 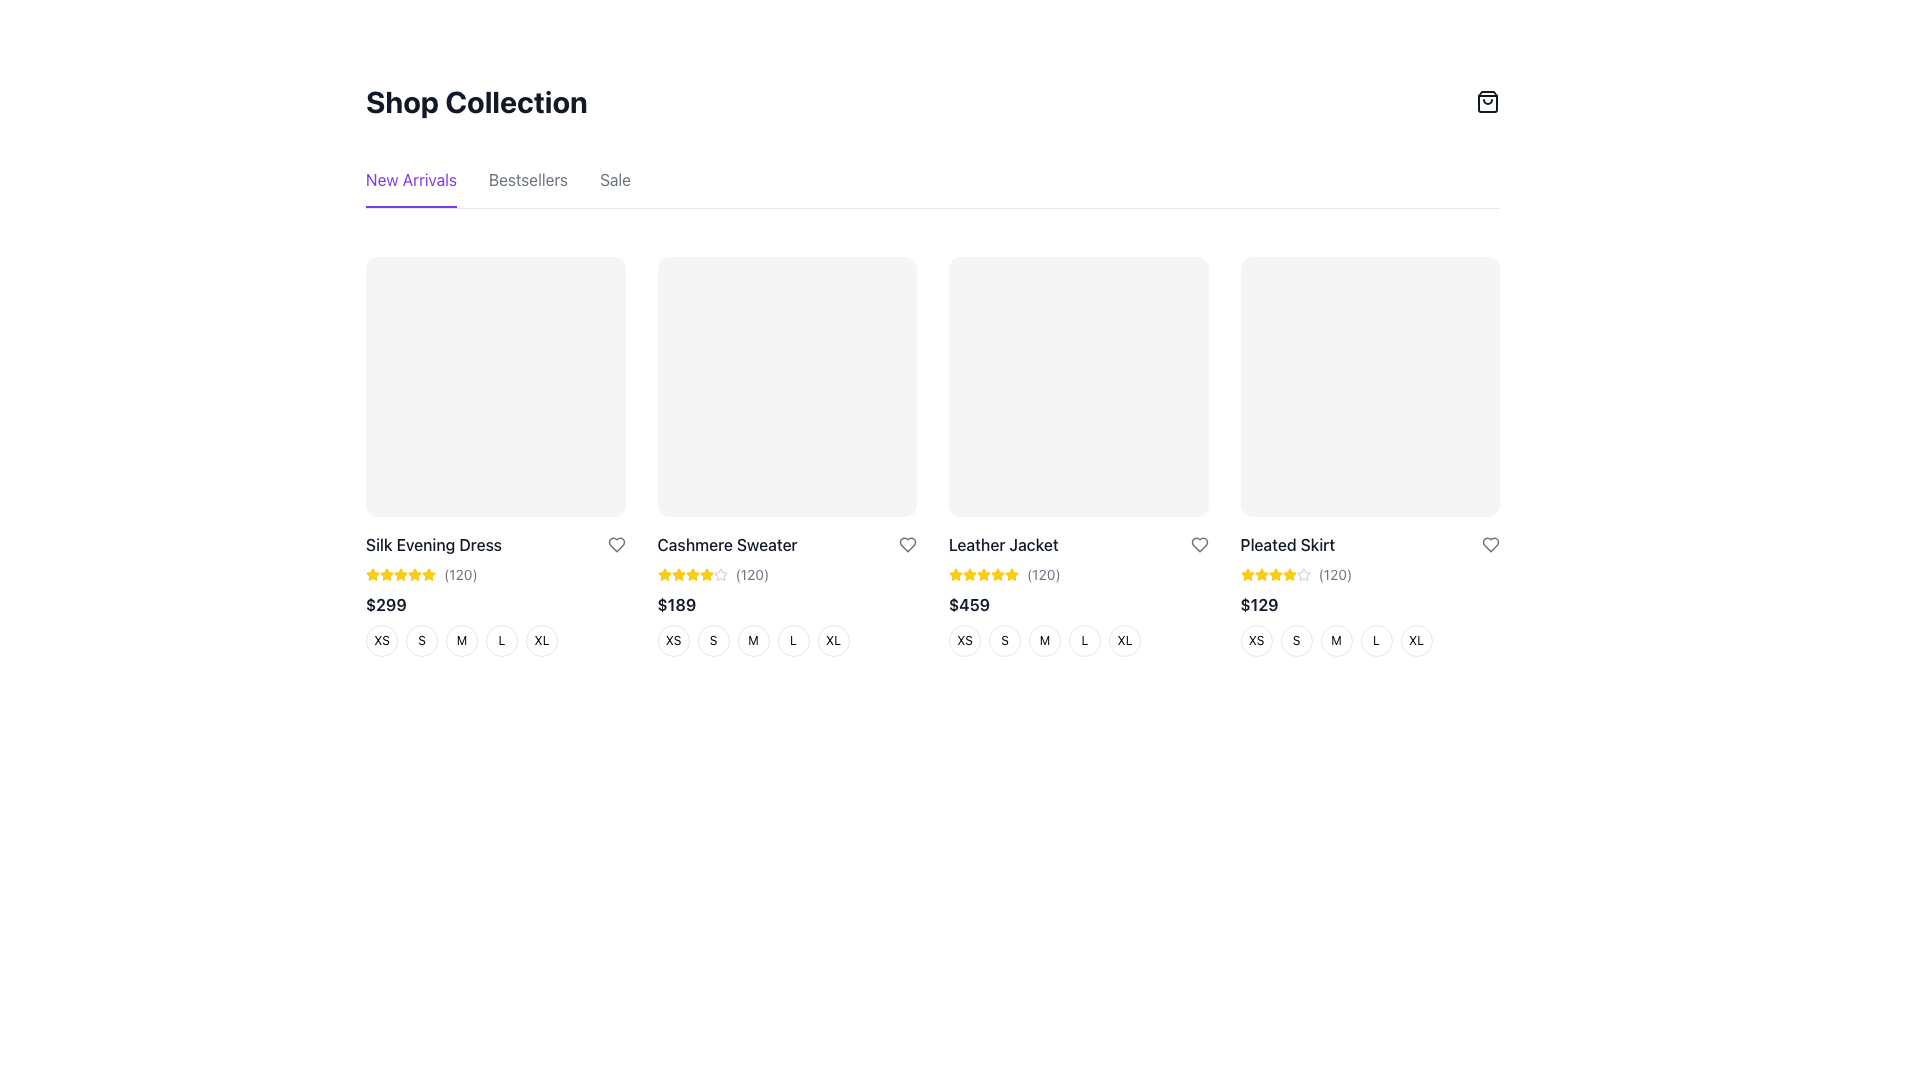 What do you see at coordinates (713, 640) in the screenshot?
I see `the circular button labeled 'S' with a white background and gray border` at bounding box center [713, 640].